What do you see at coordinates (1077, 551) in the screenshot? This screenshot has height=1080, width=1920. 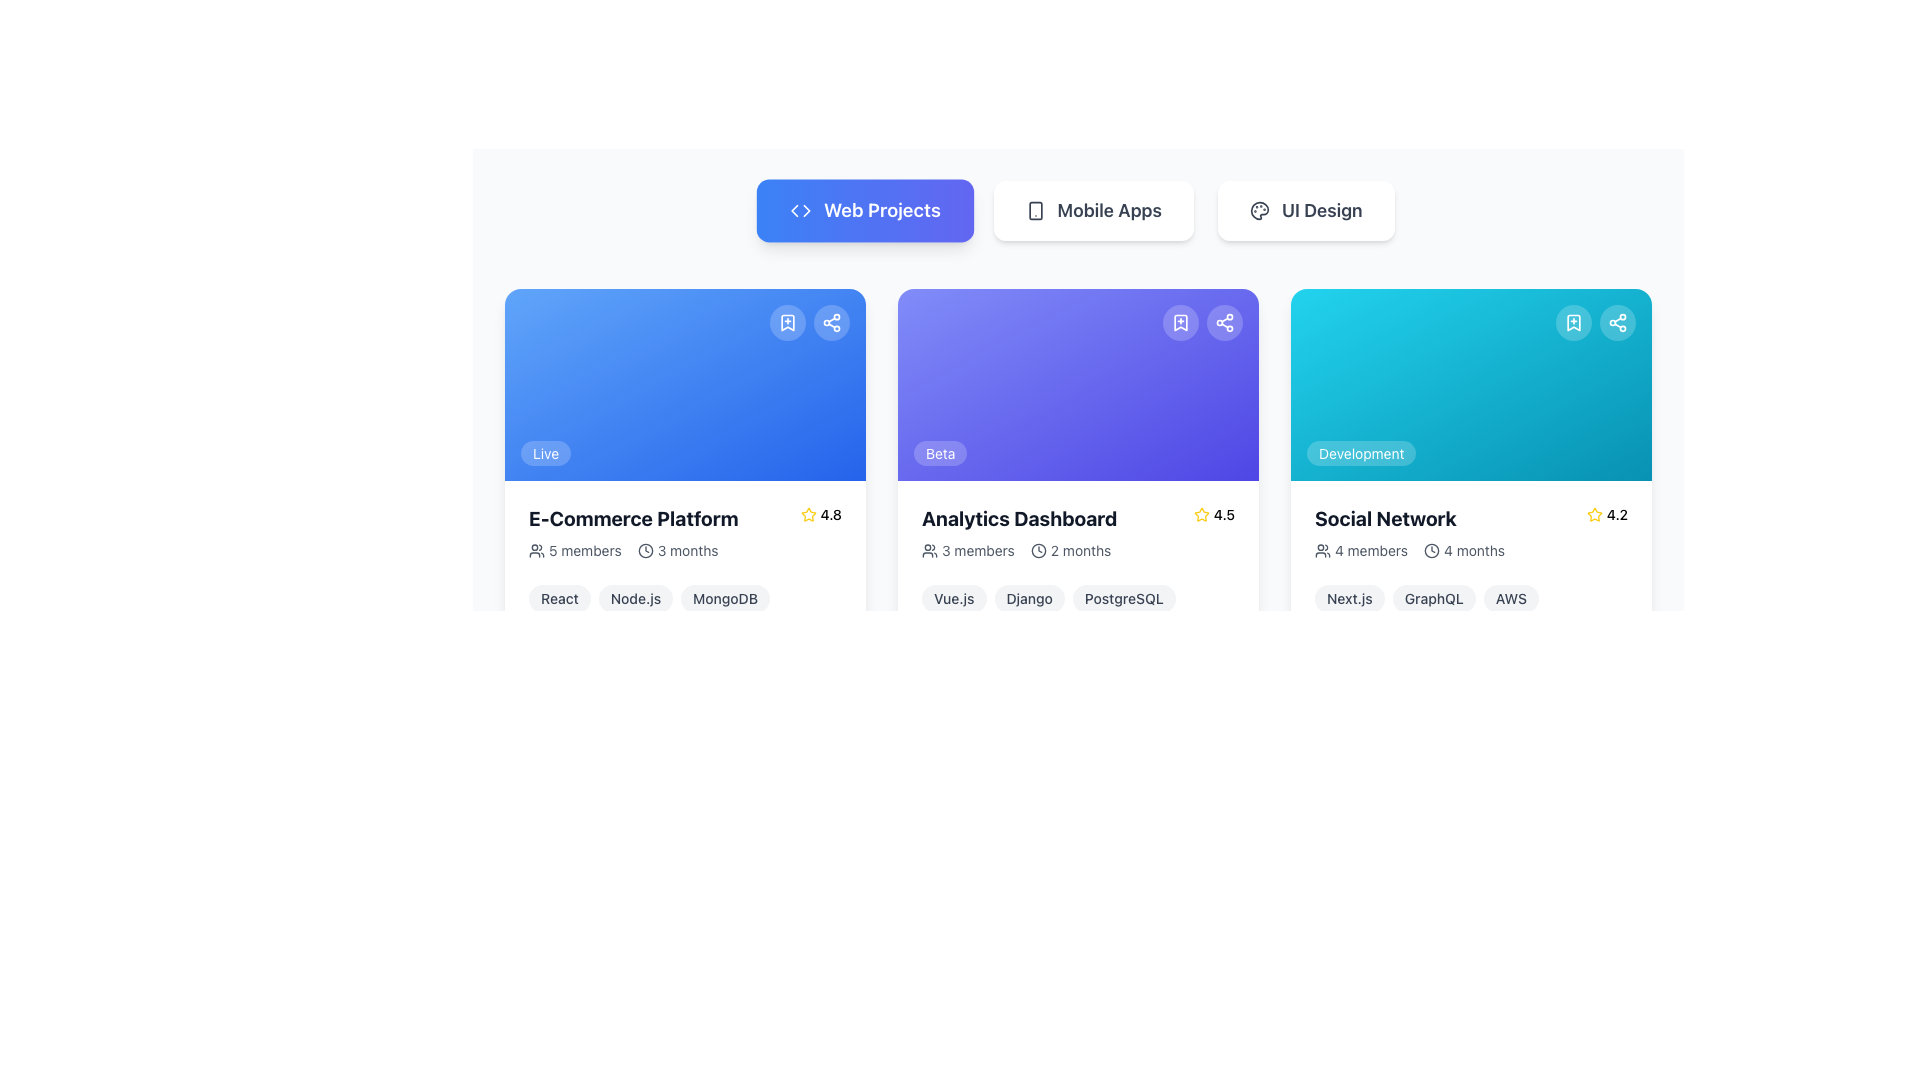 I see `the composite informational component providing metadata about the project, located in the bottom area of the card listing for the 'Analytics Dashboard'` at bounding box center [1077, 551].